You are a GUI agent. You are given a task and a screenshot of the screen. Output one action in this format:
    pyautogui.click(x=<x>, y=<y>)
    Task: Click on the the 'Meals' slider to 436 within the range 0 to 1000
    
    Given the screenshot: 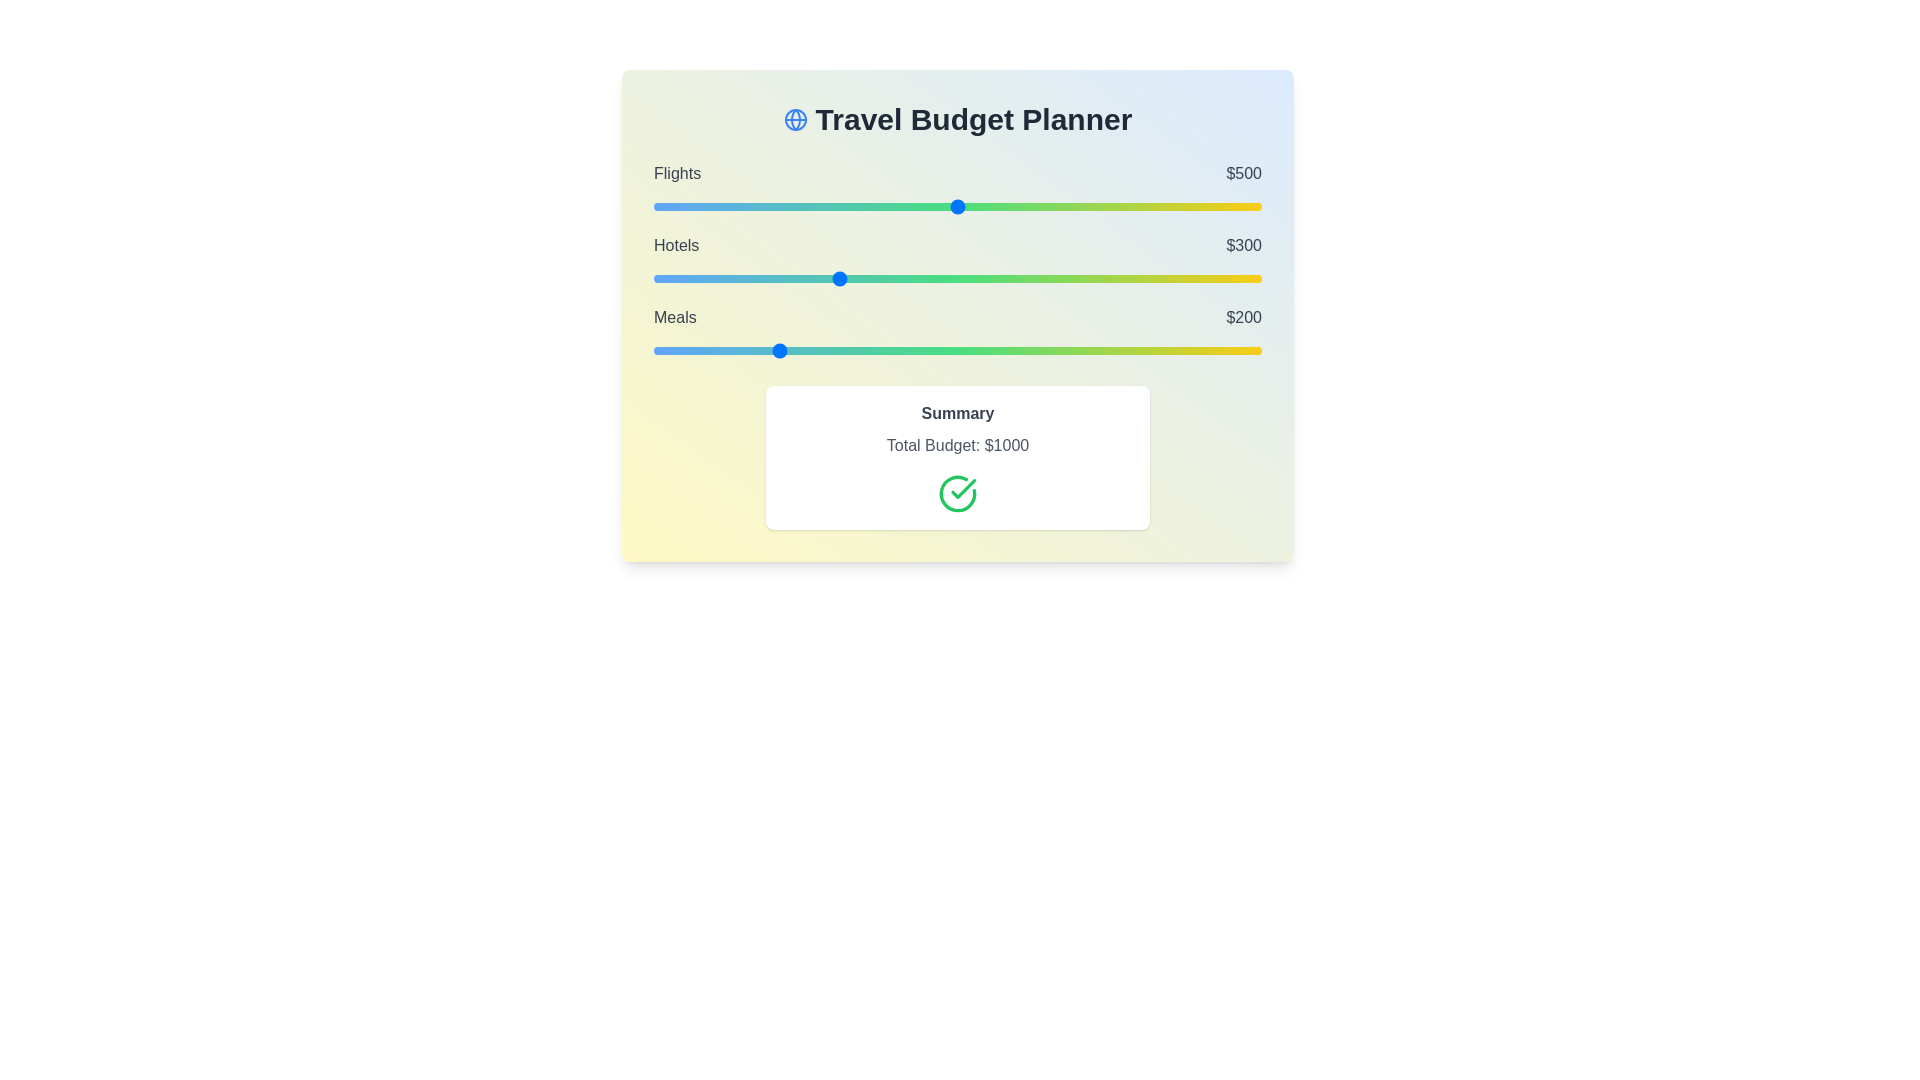 What is the action you would take?
    pyautogui.click(x=918, y=350)
    